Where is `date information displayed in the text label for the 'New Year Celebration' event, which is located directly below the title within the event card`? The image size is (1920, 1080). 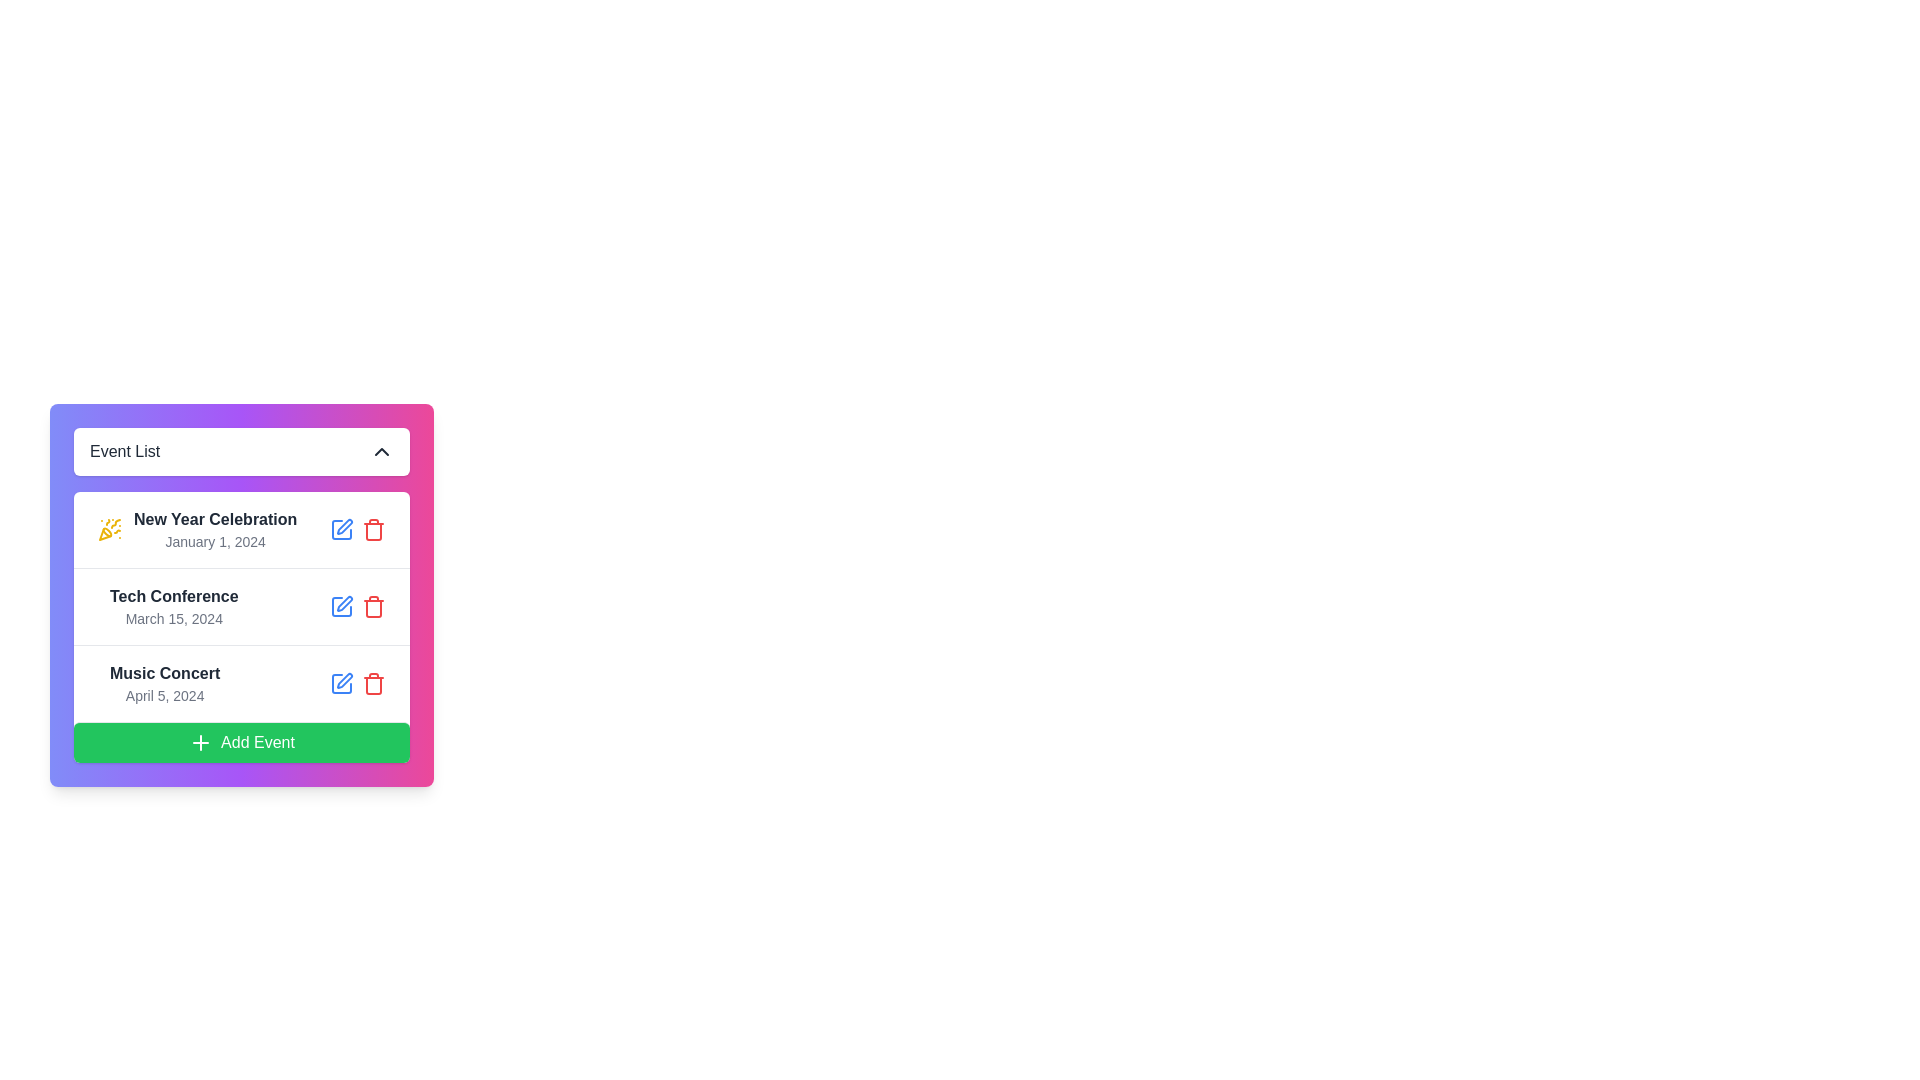 date information displayed in the text label for the 'New Year Celebration' event, which is located directly below the title within the event card is located at coordinates (215, 542).